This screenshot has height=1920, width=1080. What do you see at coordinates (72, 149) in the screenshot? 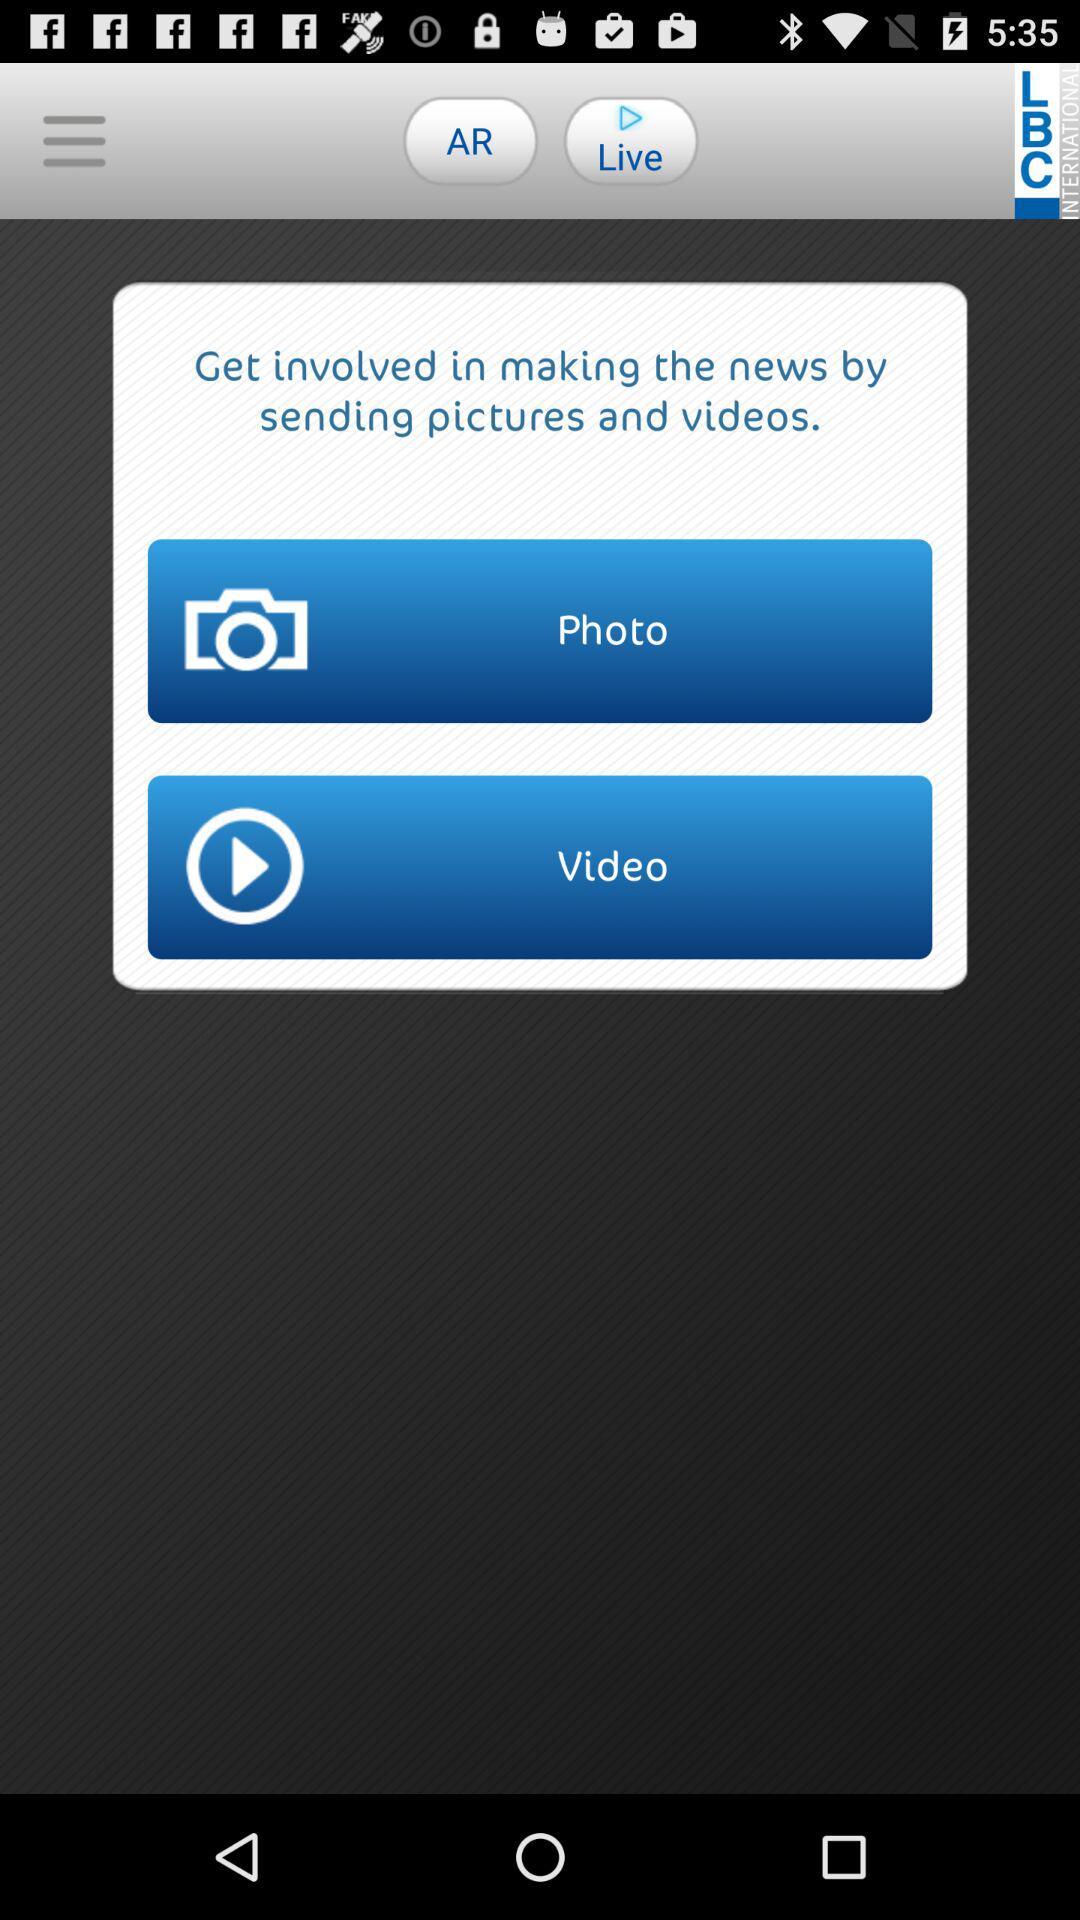
I see `the menu icon` at bounding box center [72, 149].